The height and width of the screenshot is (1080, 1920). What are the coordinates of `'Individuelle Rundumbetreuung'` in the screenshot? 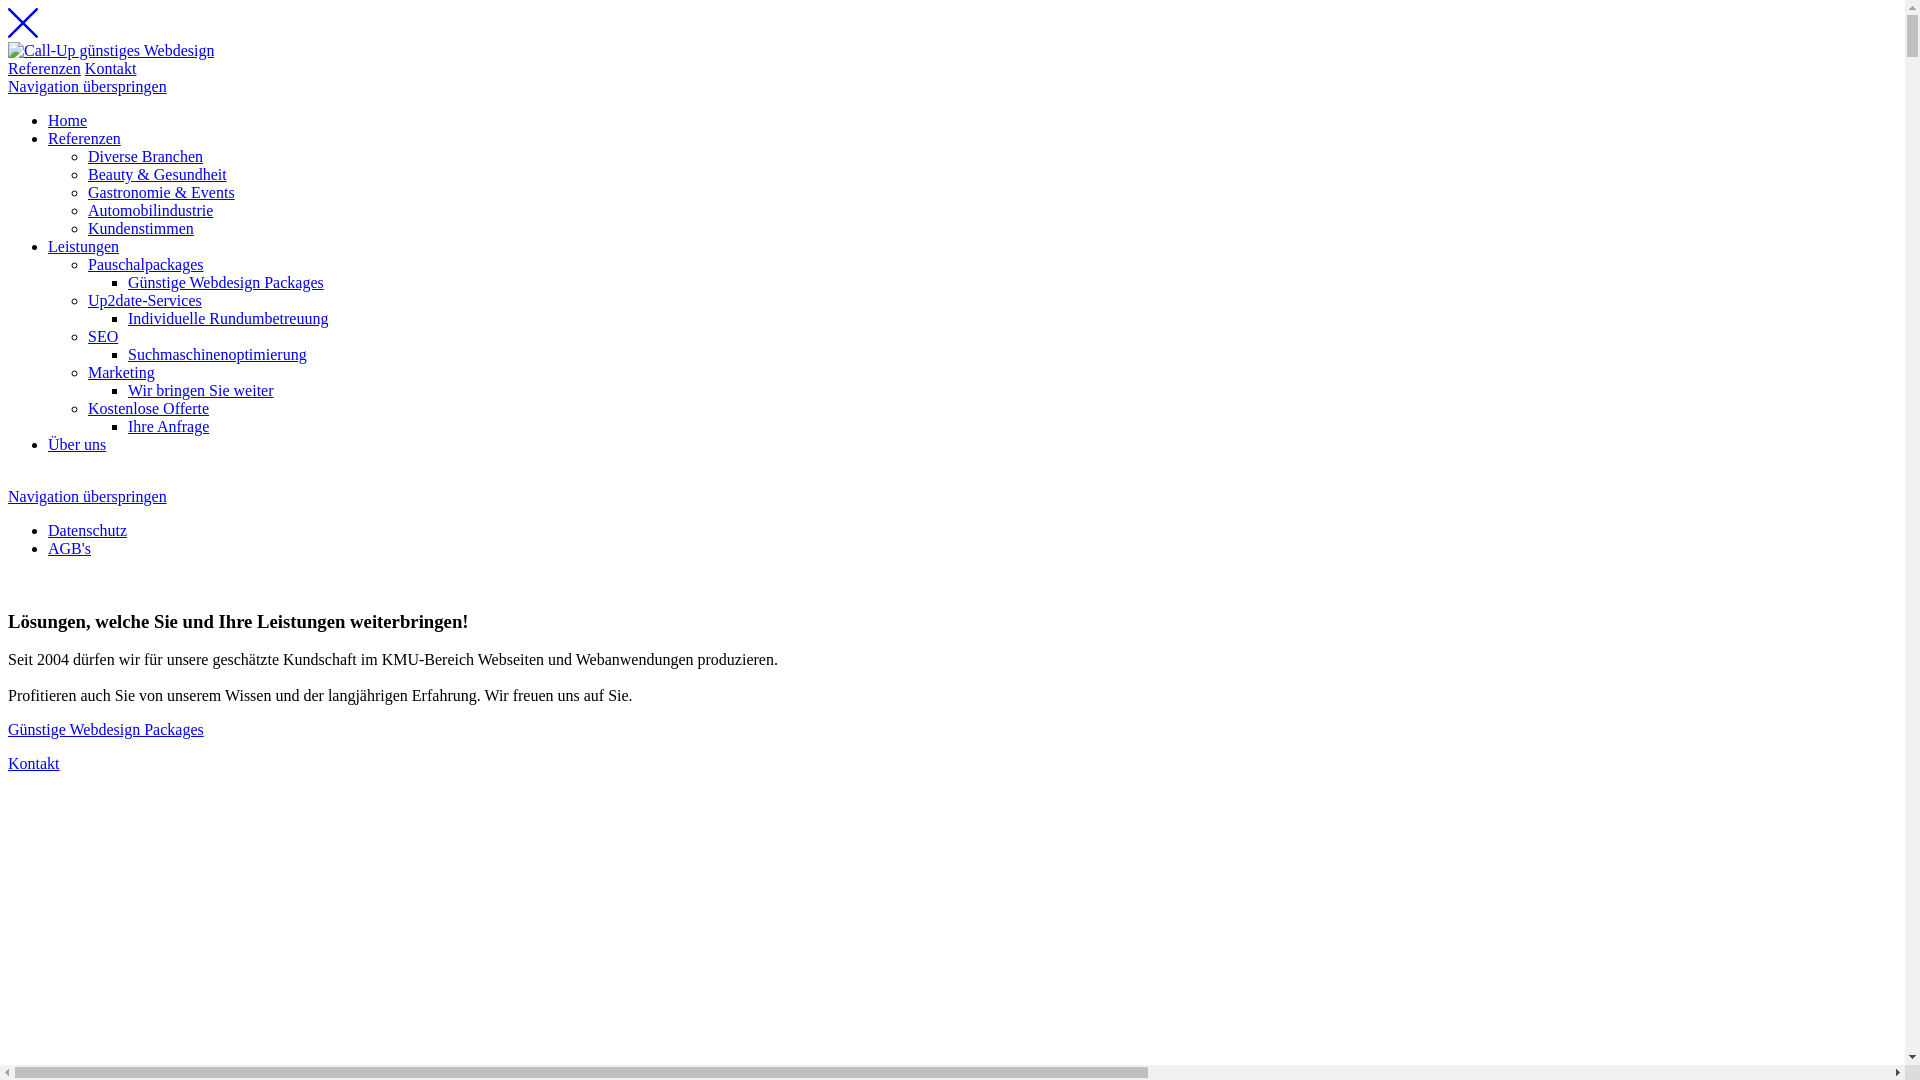 It's located at (127, 317).